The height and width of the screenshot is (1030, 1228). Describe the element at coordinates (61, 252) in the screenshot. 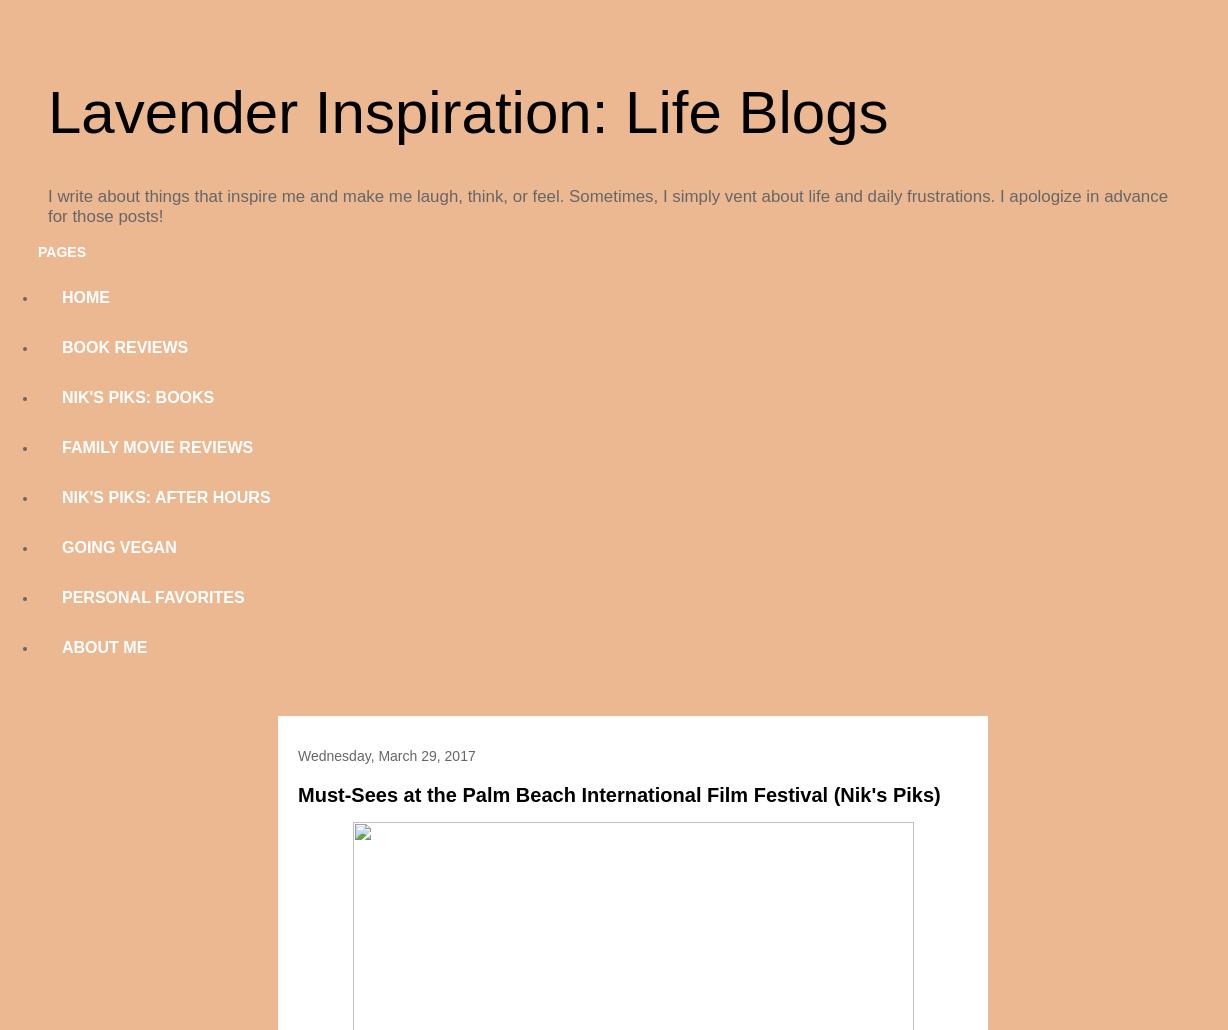

I see `'PAGES'` at that location.